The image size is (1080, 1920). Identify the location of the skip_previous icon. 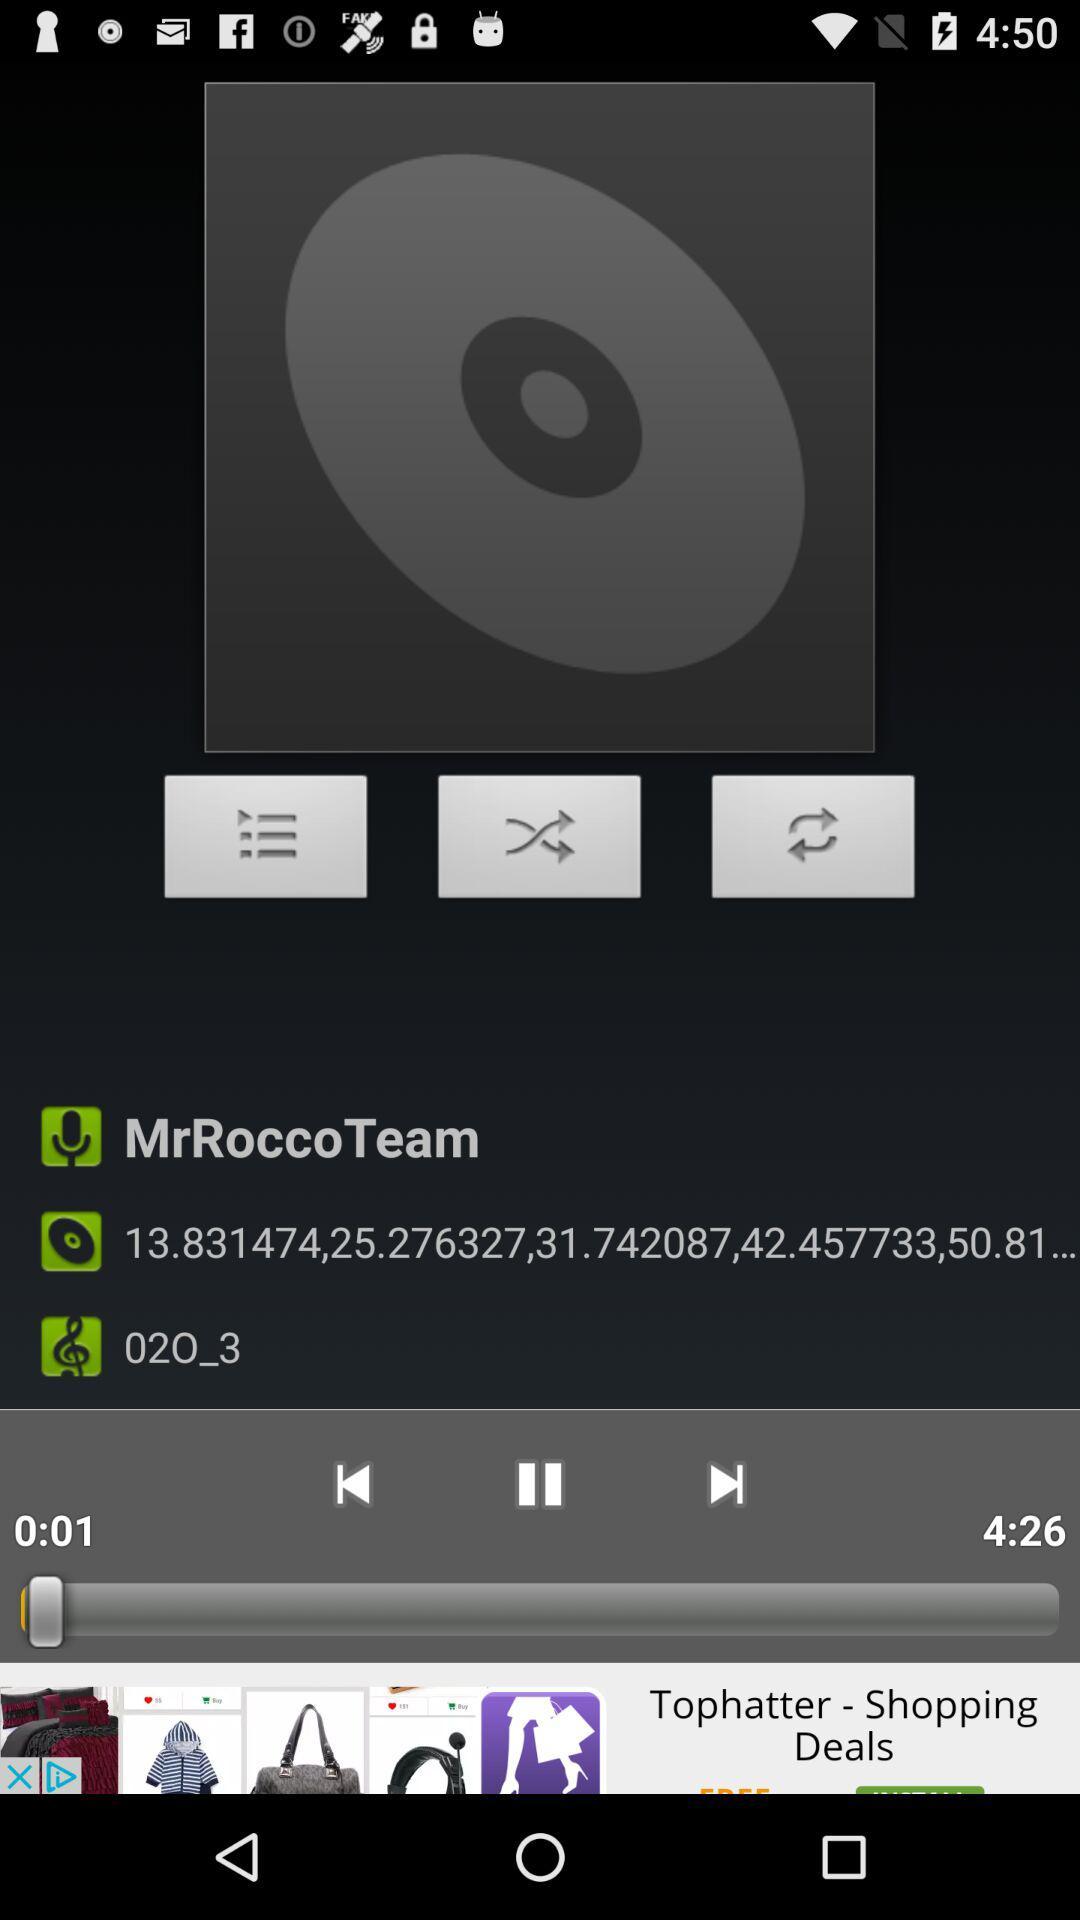
(351, 1587).